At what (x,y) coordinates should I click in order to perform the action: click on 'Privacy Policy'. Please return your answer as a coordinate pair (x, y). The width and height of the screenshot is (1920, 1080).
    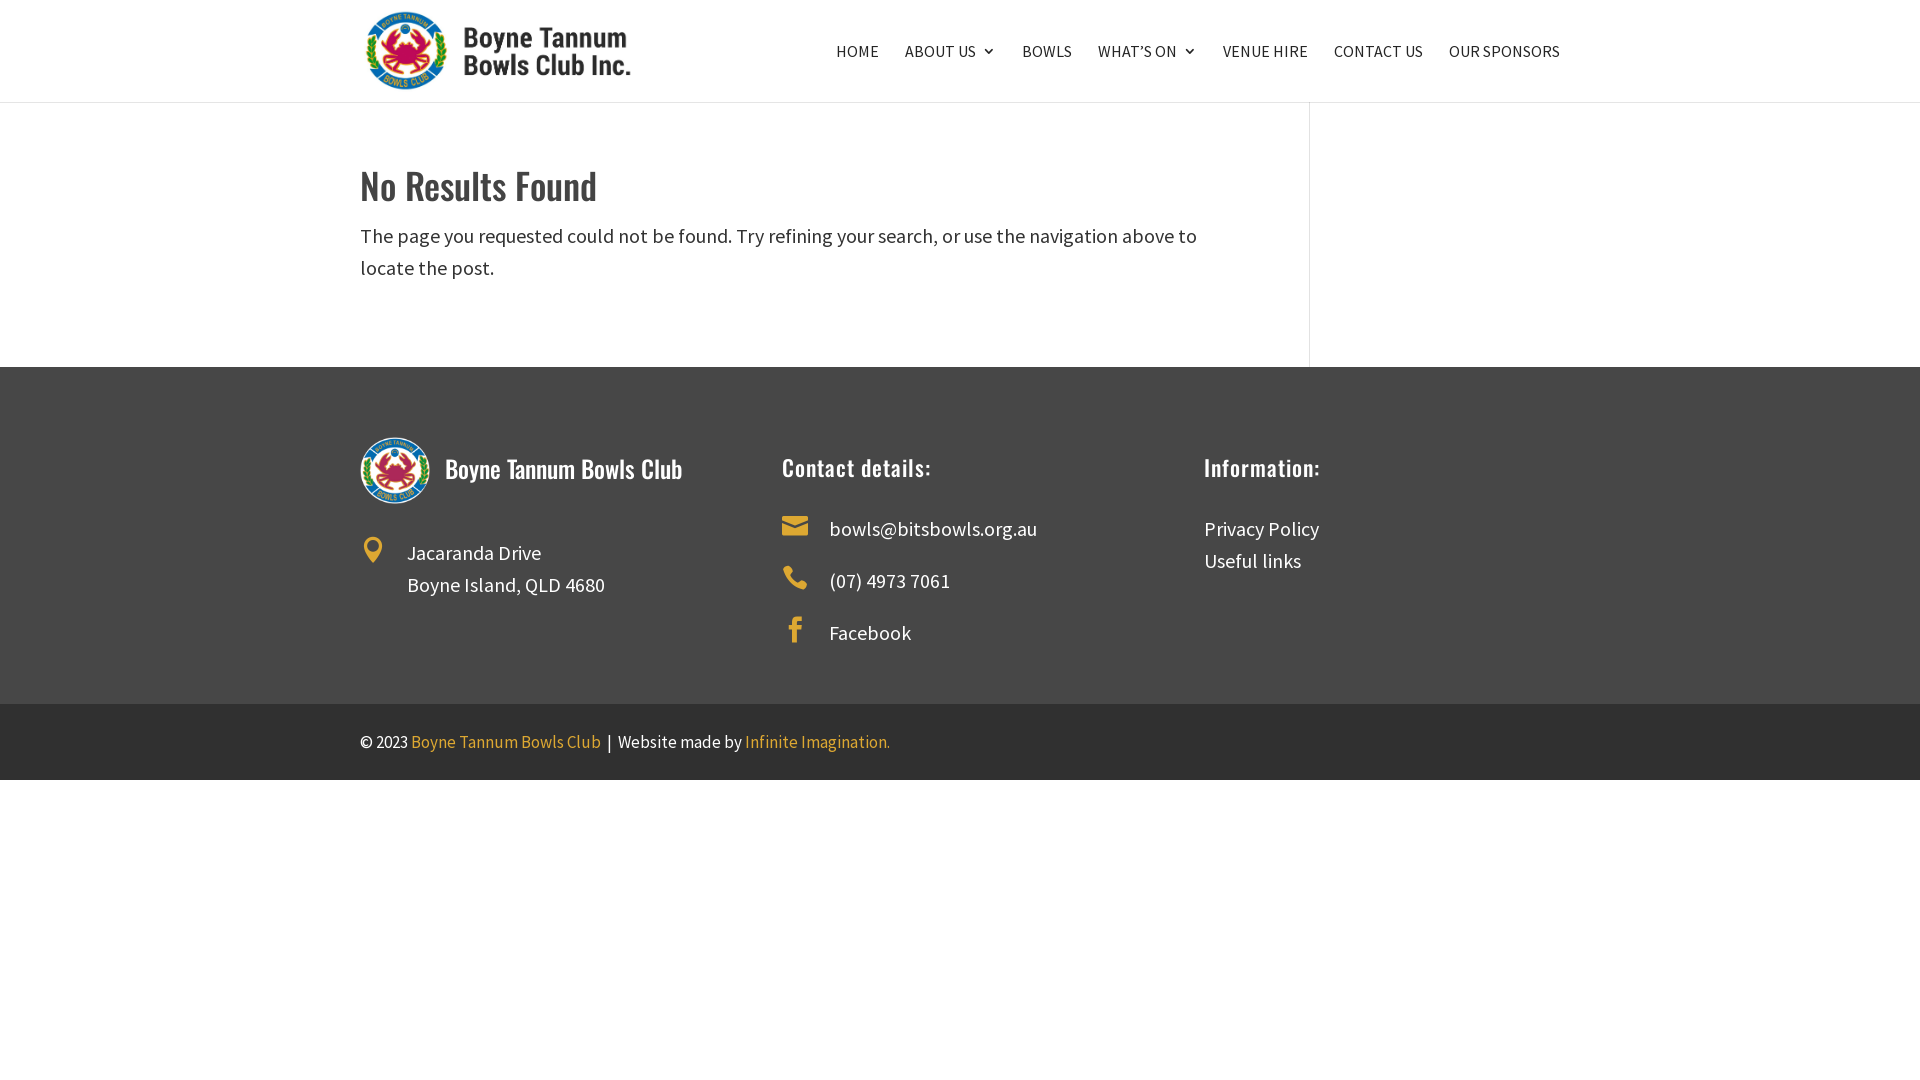
    Looking at the image, I should click on (1203, 527).